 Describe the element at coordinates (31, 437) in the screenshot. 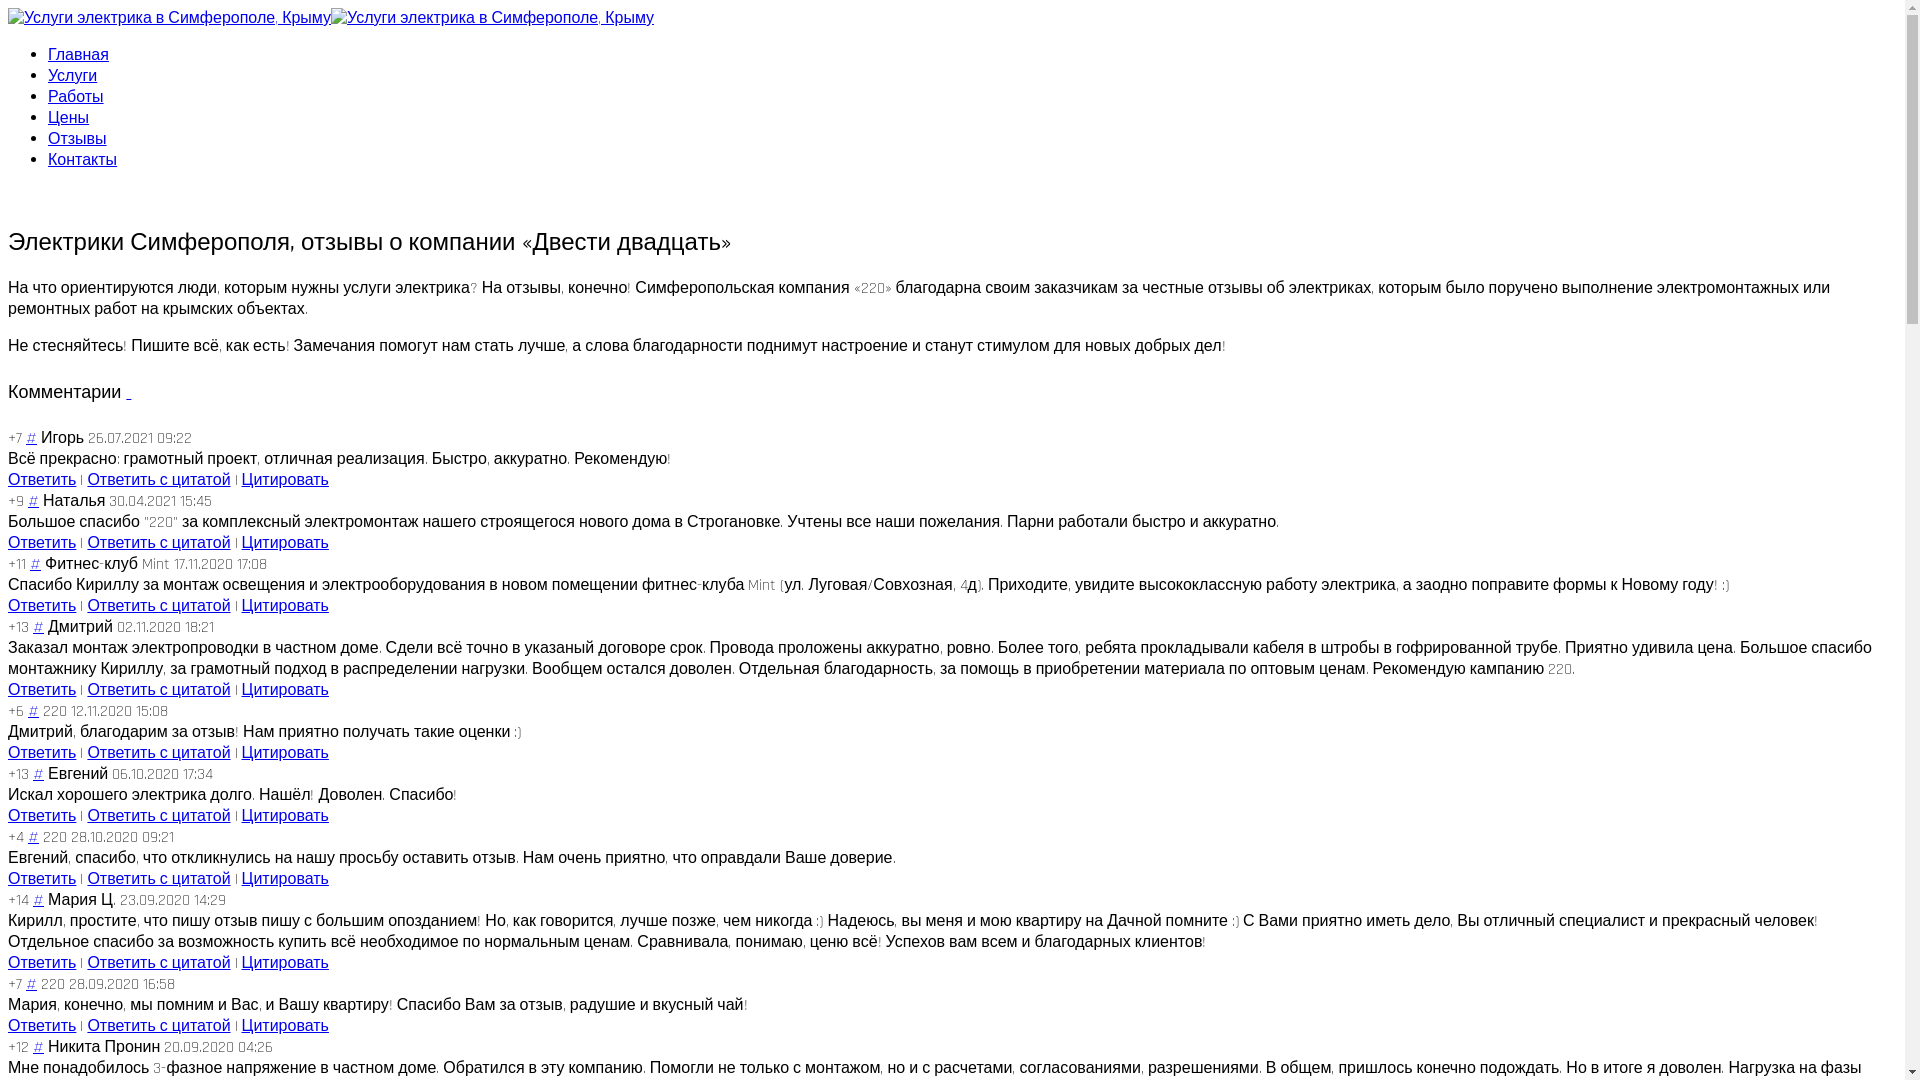

I see `'#'` at that location.